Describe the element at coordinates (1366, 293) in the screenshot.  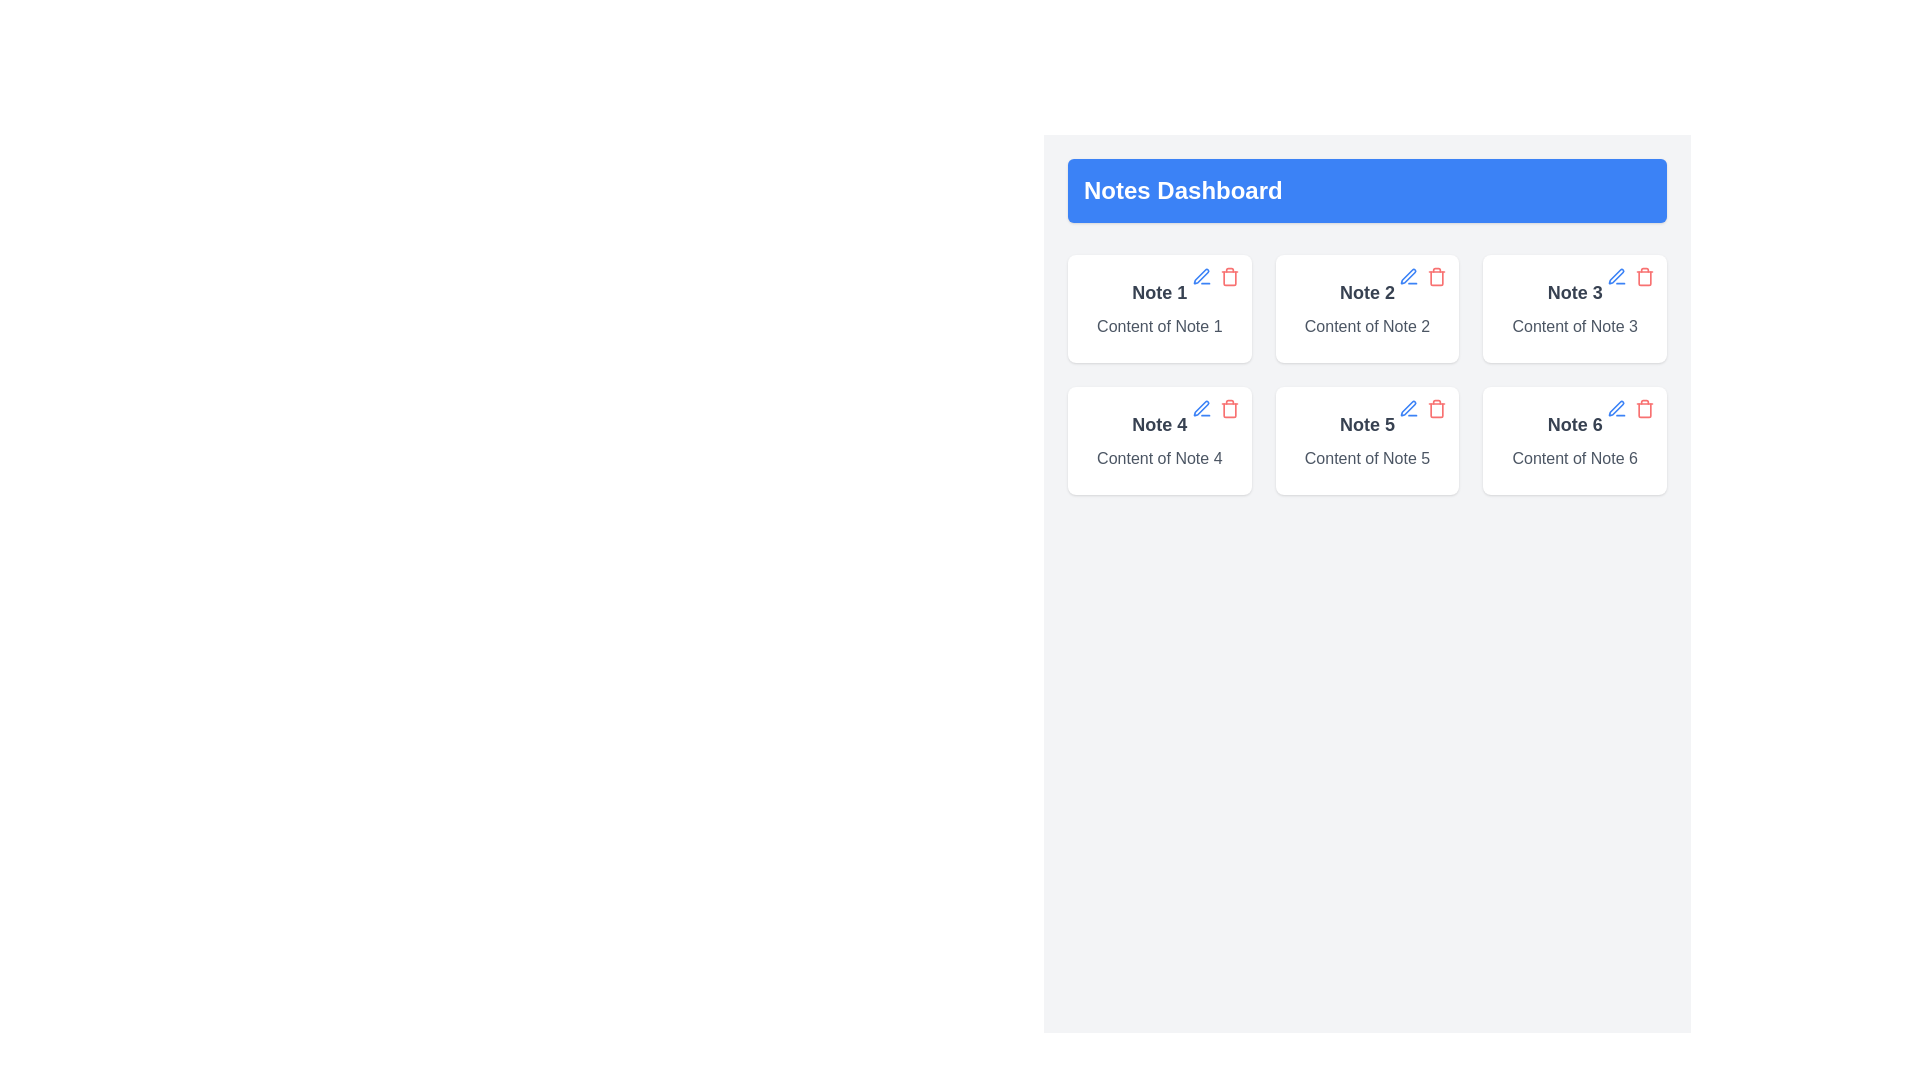
I see `the text label that serves as the title of the second note card in the grid, located in the top row and second column` at that location.